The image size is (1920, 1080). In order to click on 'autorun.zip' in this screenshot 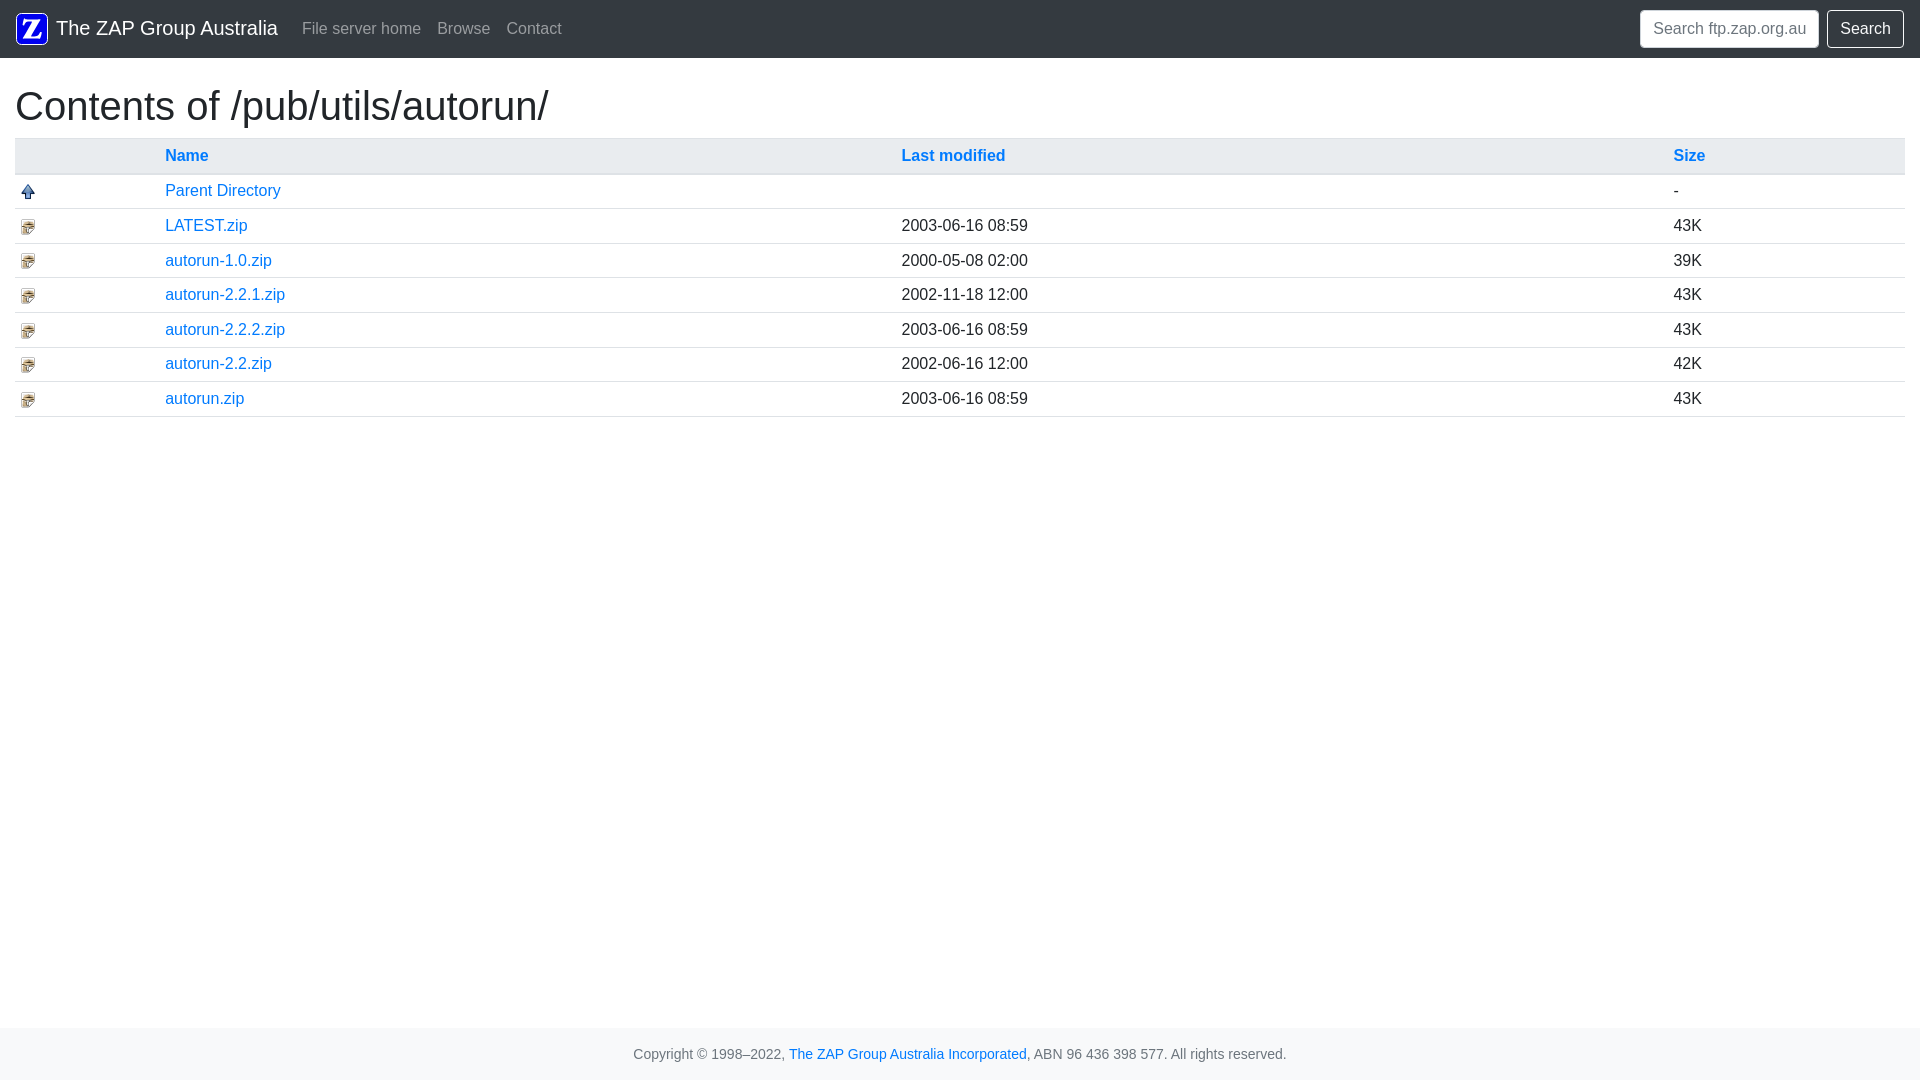, I will do `click(164, 398)`.